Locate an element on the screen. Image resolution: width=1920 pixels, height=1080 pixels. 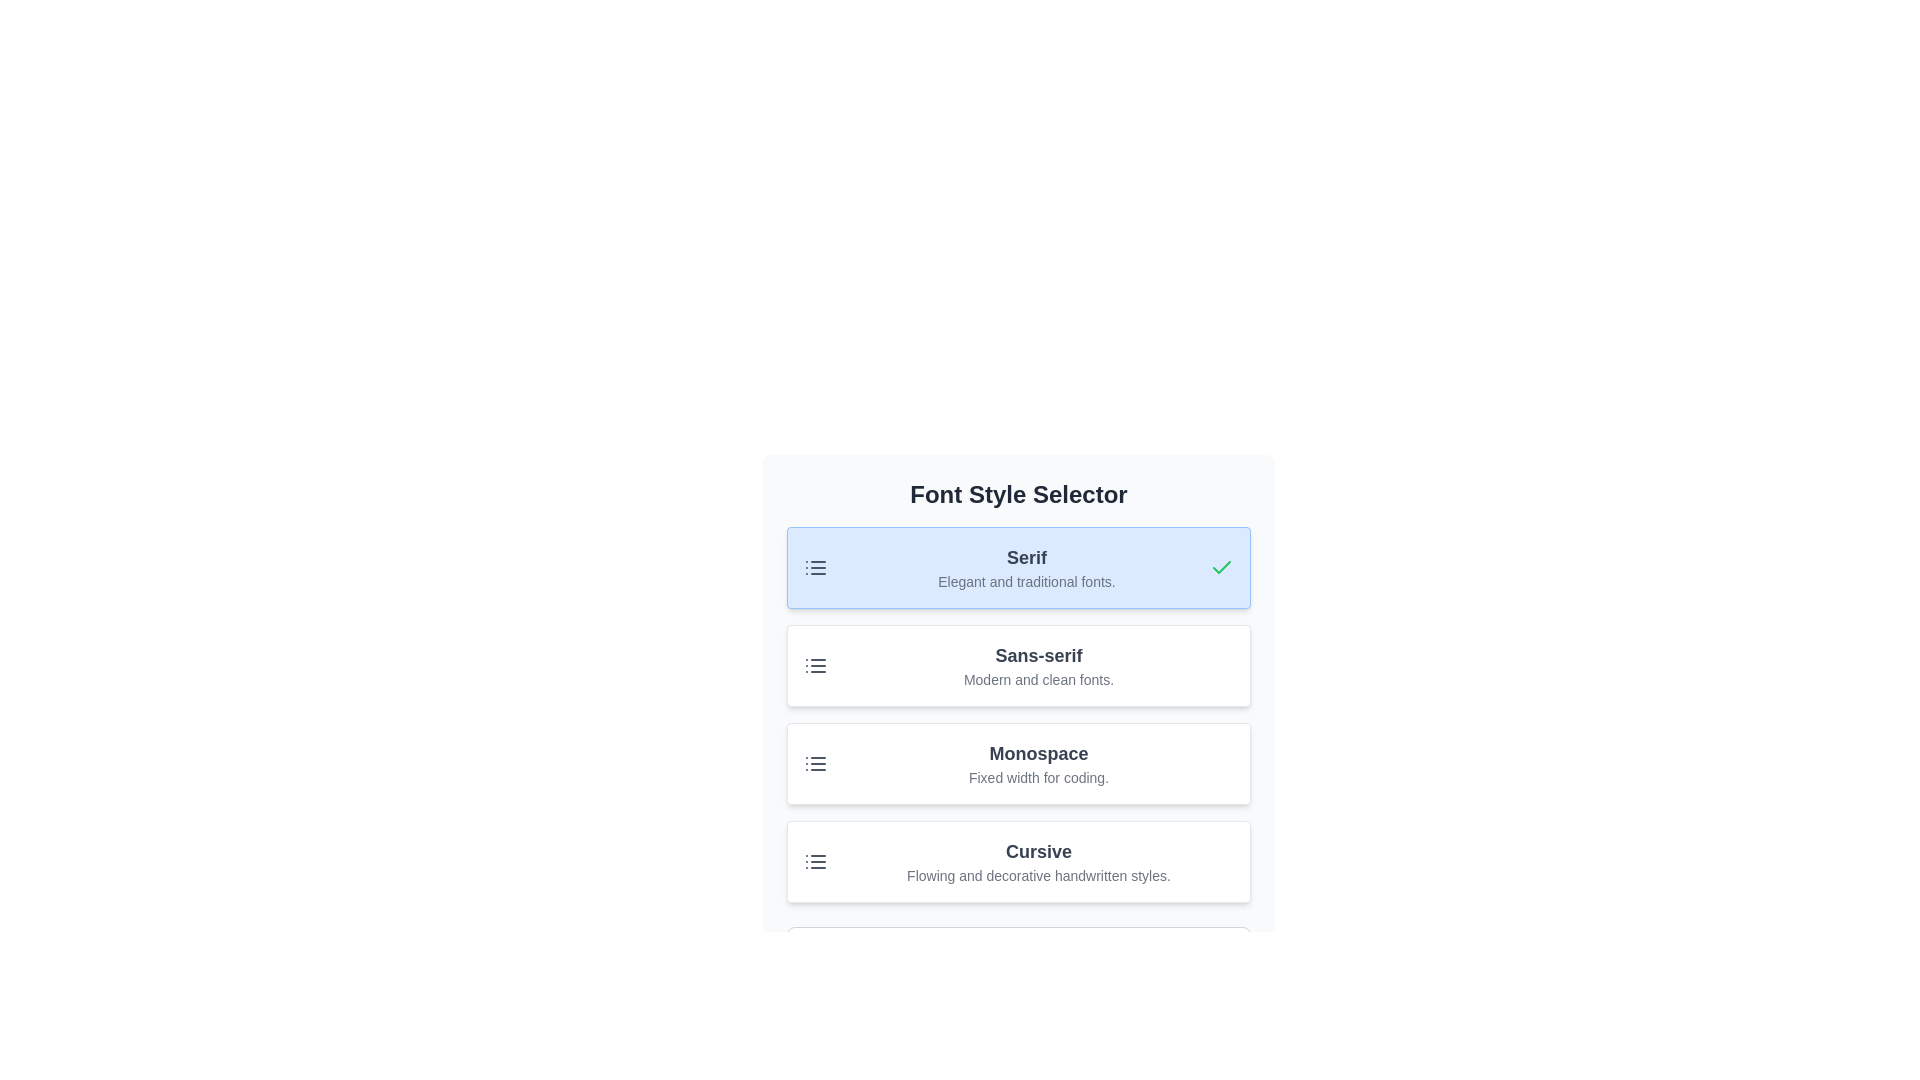
the icon representation of a list, which consists of three gray horizontal lines, located to the left of the 'Monospace' option in the Font Style Selector is located at coordinates (816, 763).